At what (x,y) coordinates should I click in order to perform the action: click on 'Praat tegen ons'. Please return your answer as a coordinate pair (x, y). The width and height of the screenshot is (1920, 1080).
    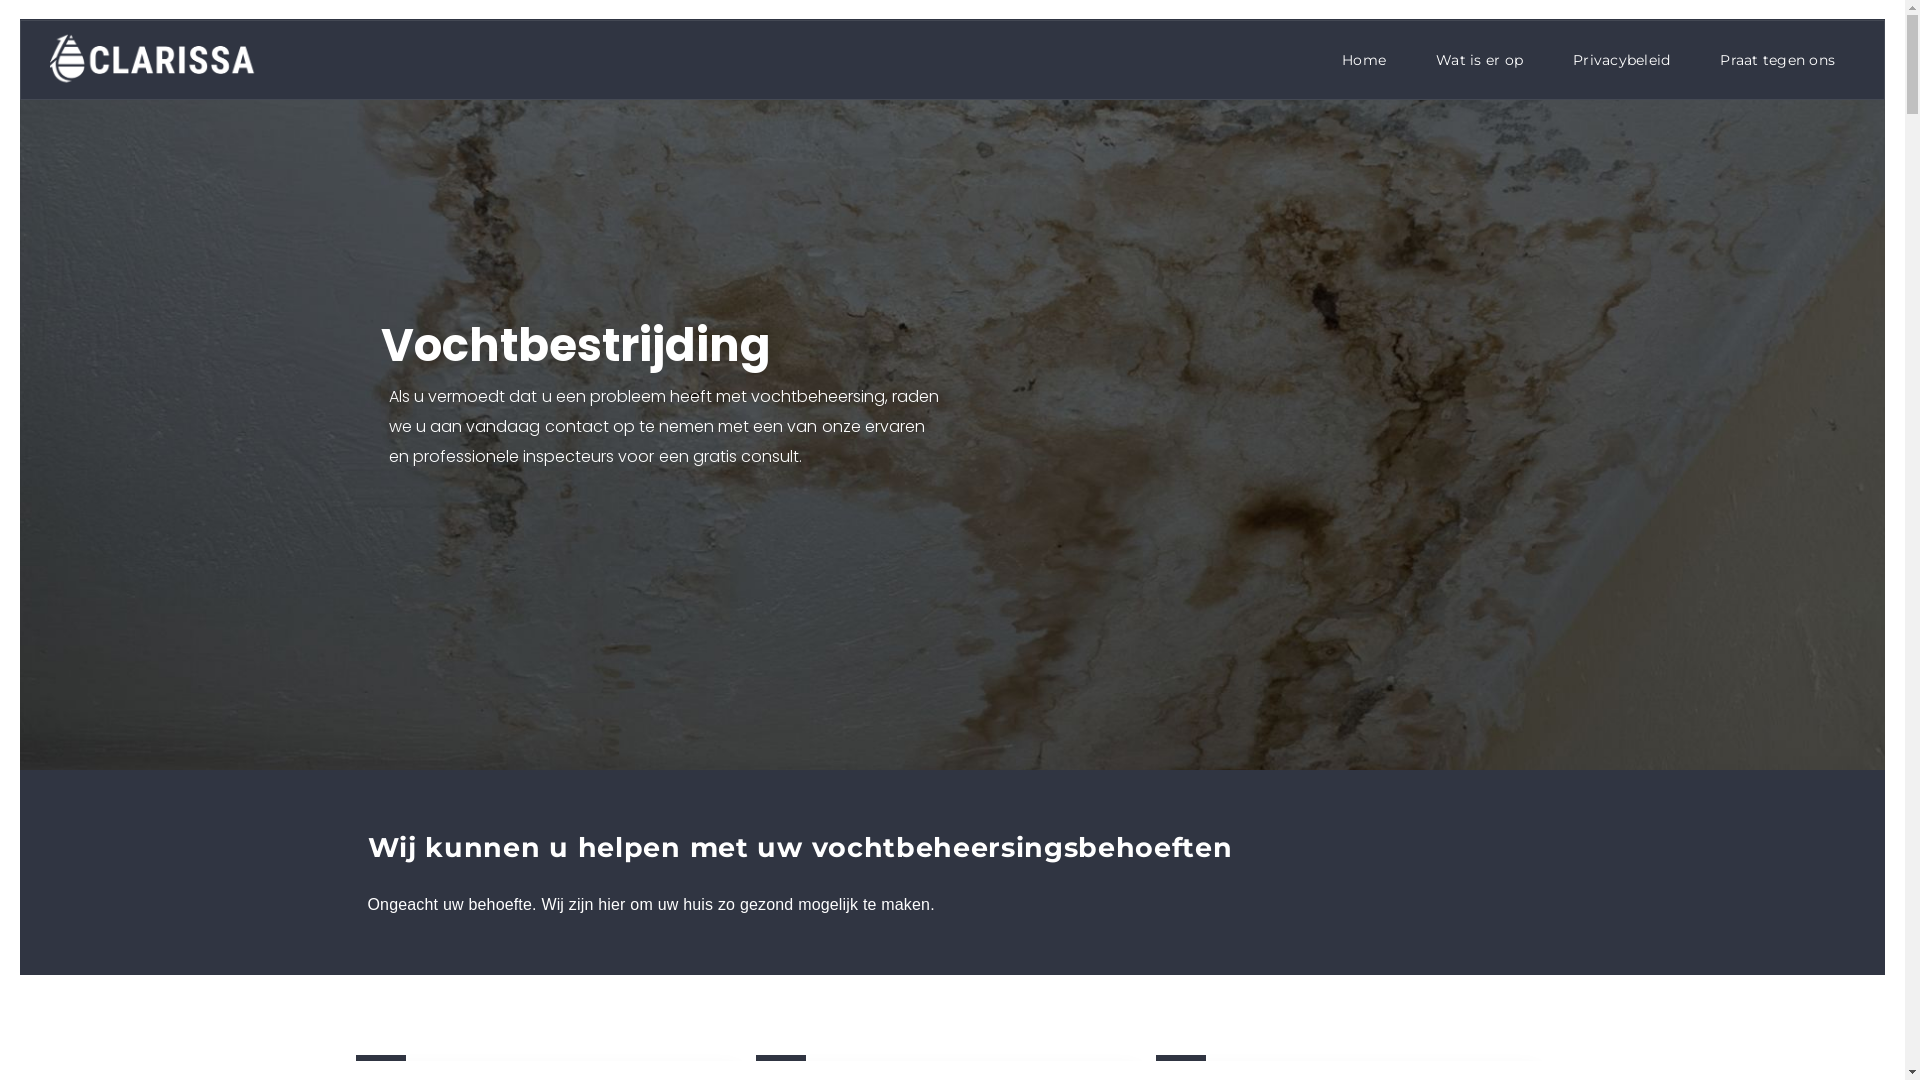
    Looking at the image, I should click on (1777, 59).